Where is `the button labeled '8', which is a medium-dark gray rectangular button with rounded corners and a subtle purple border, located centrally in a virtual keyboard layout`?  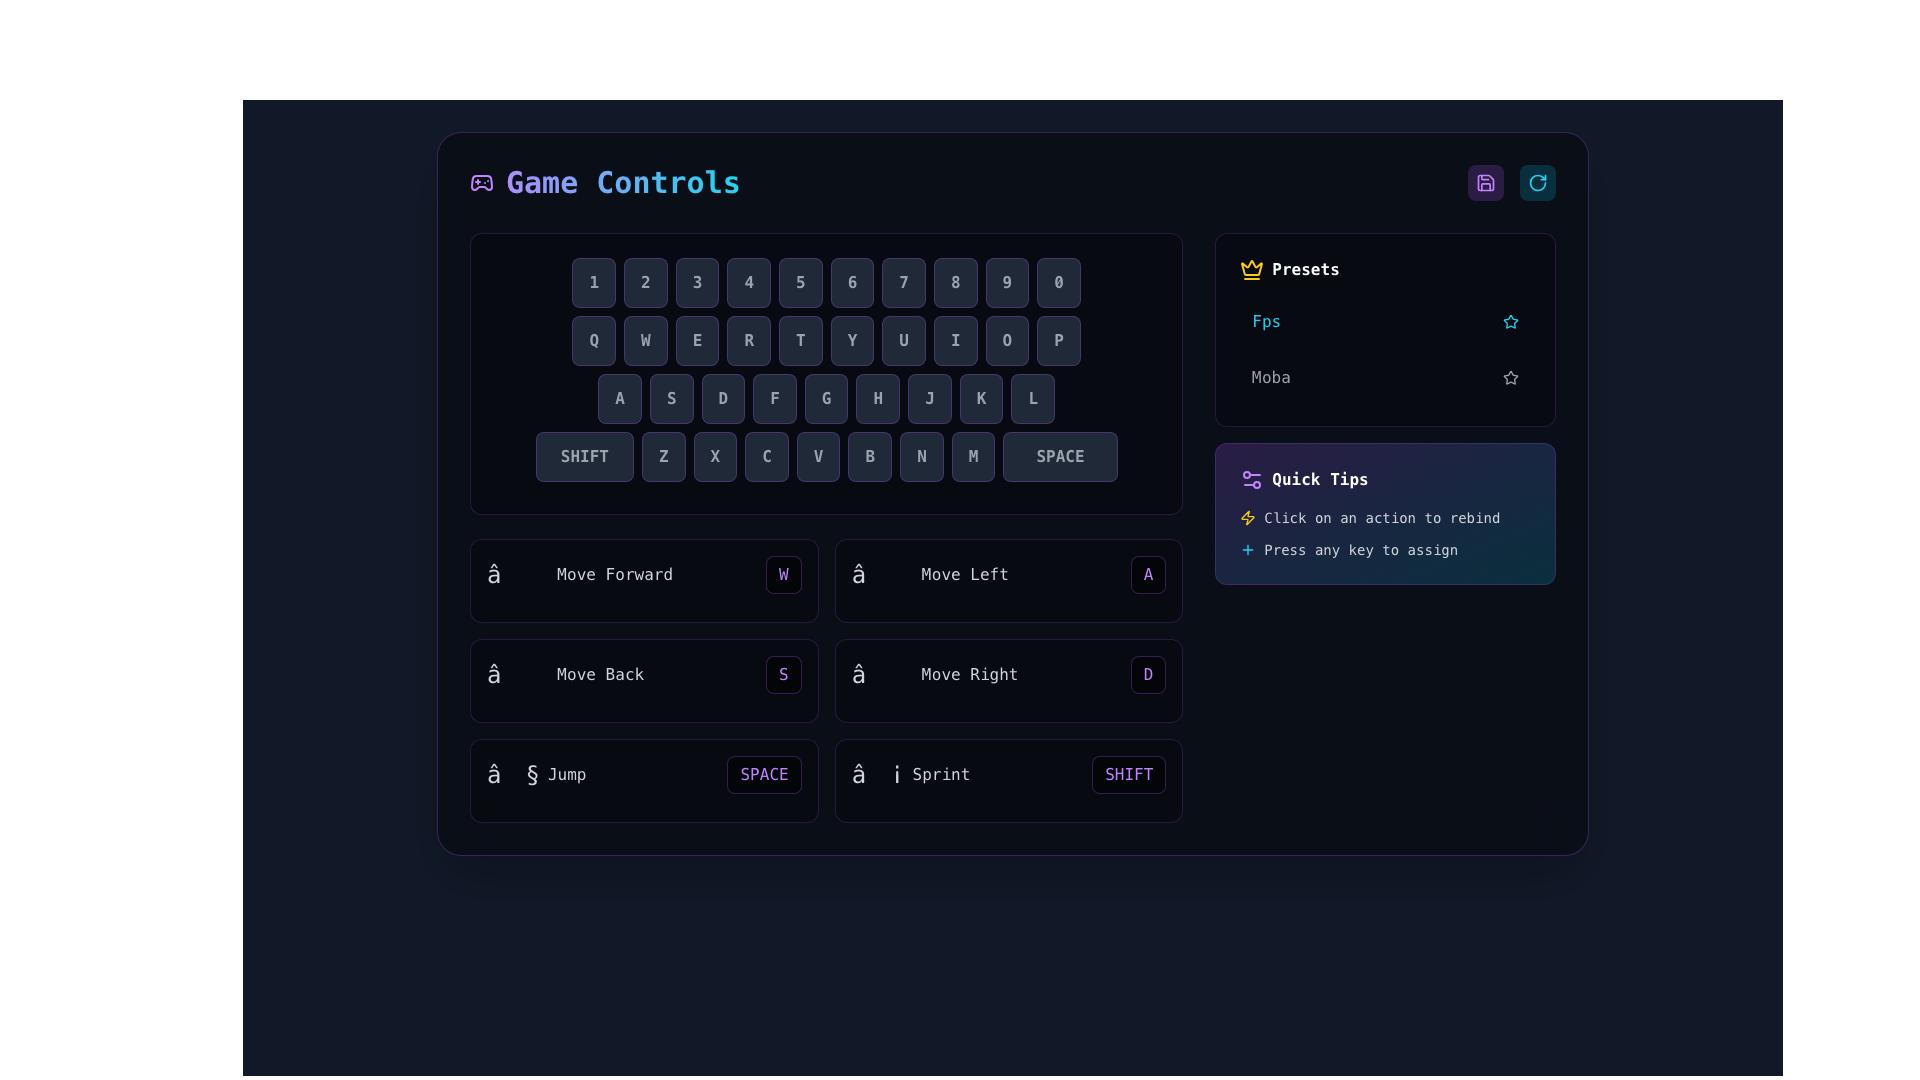
the button labeled '8', which is a medium-dark gray rectangular button with rounded corners and a subtle purple border, located centrally in a virtual keyboard layout is located at coordinates (954, 282).